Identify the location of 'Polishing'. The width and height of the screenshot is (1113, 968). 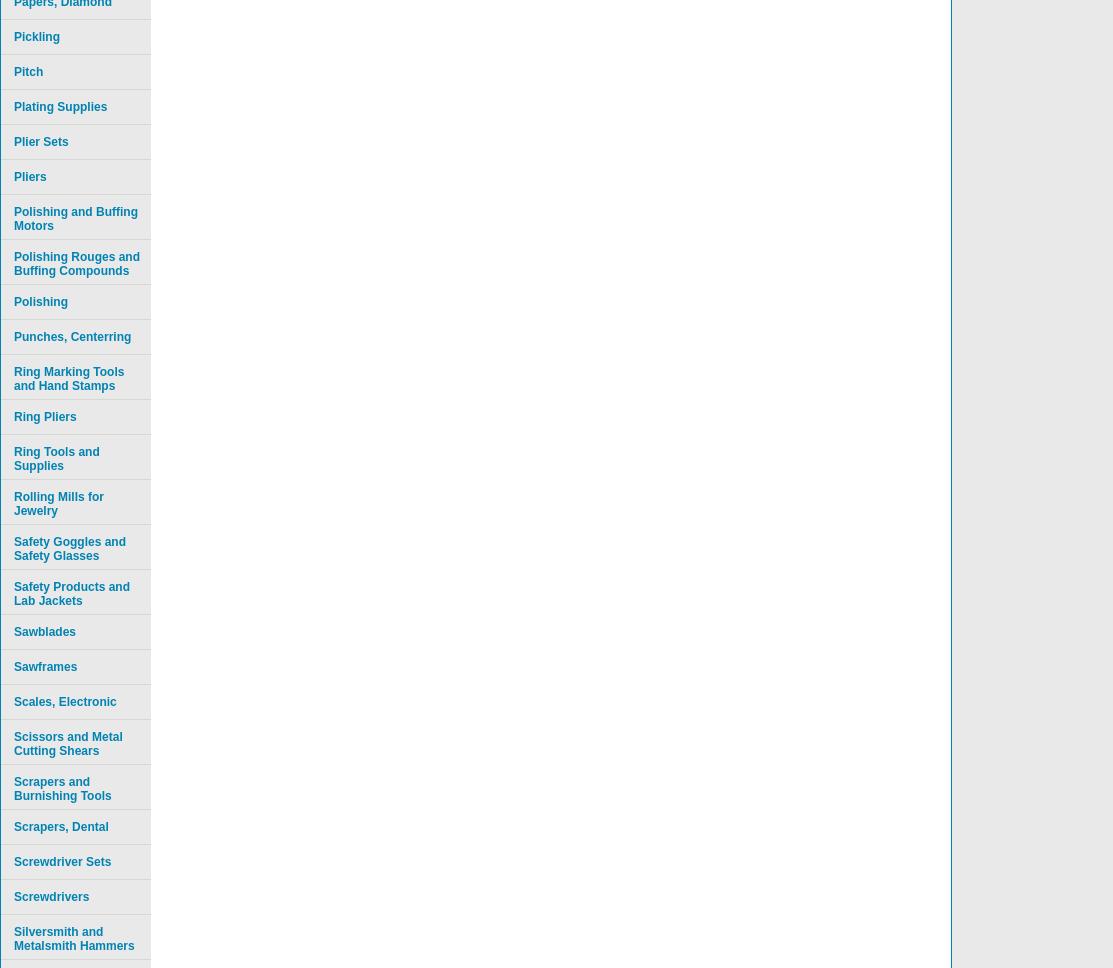
(40, 301).